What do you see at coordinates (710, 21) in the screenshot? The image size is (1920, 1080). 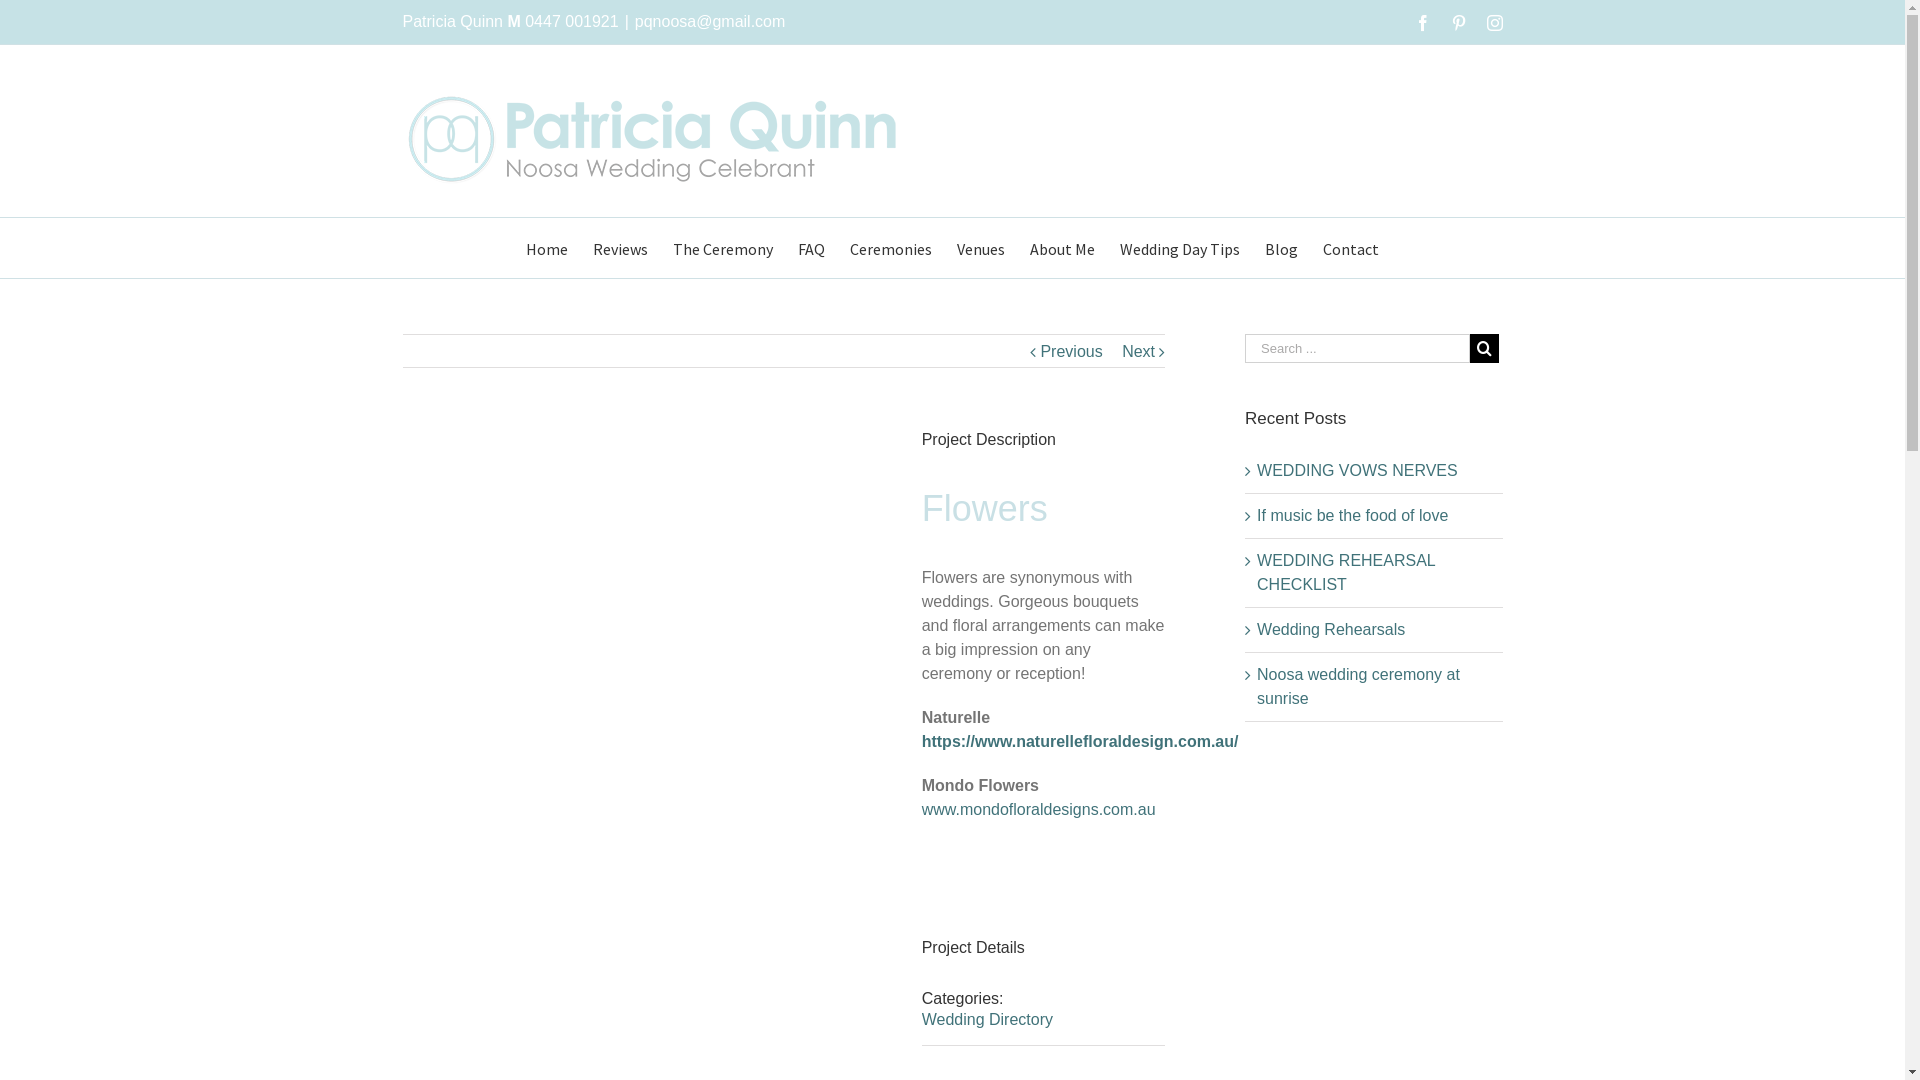 I see `'pqnoosa@gmail.com'` at bounding box center [710, 21].